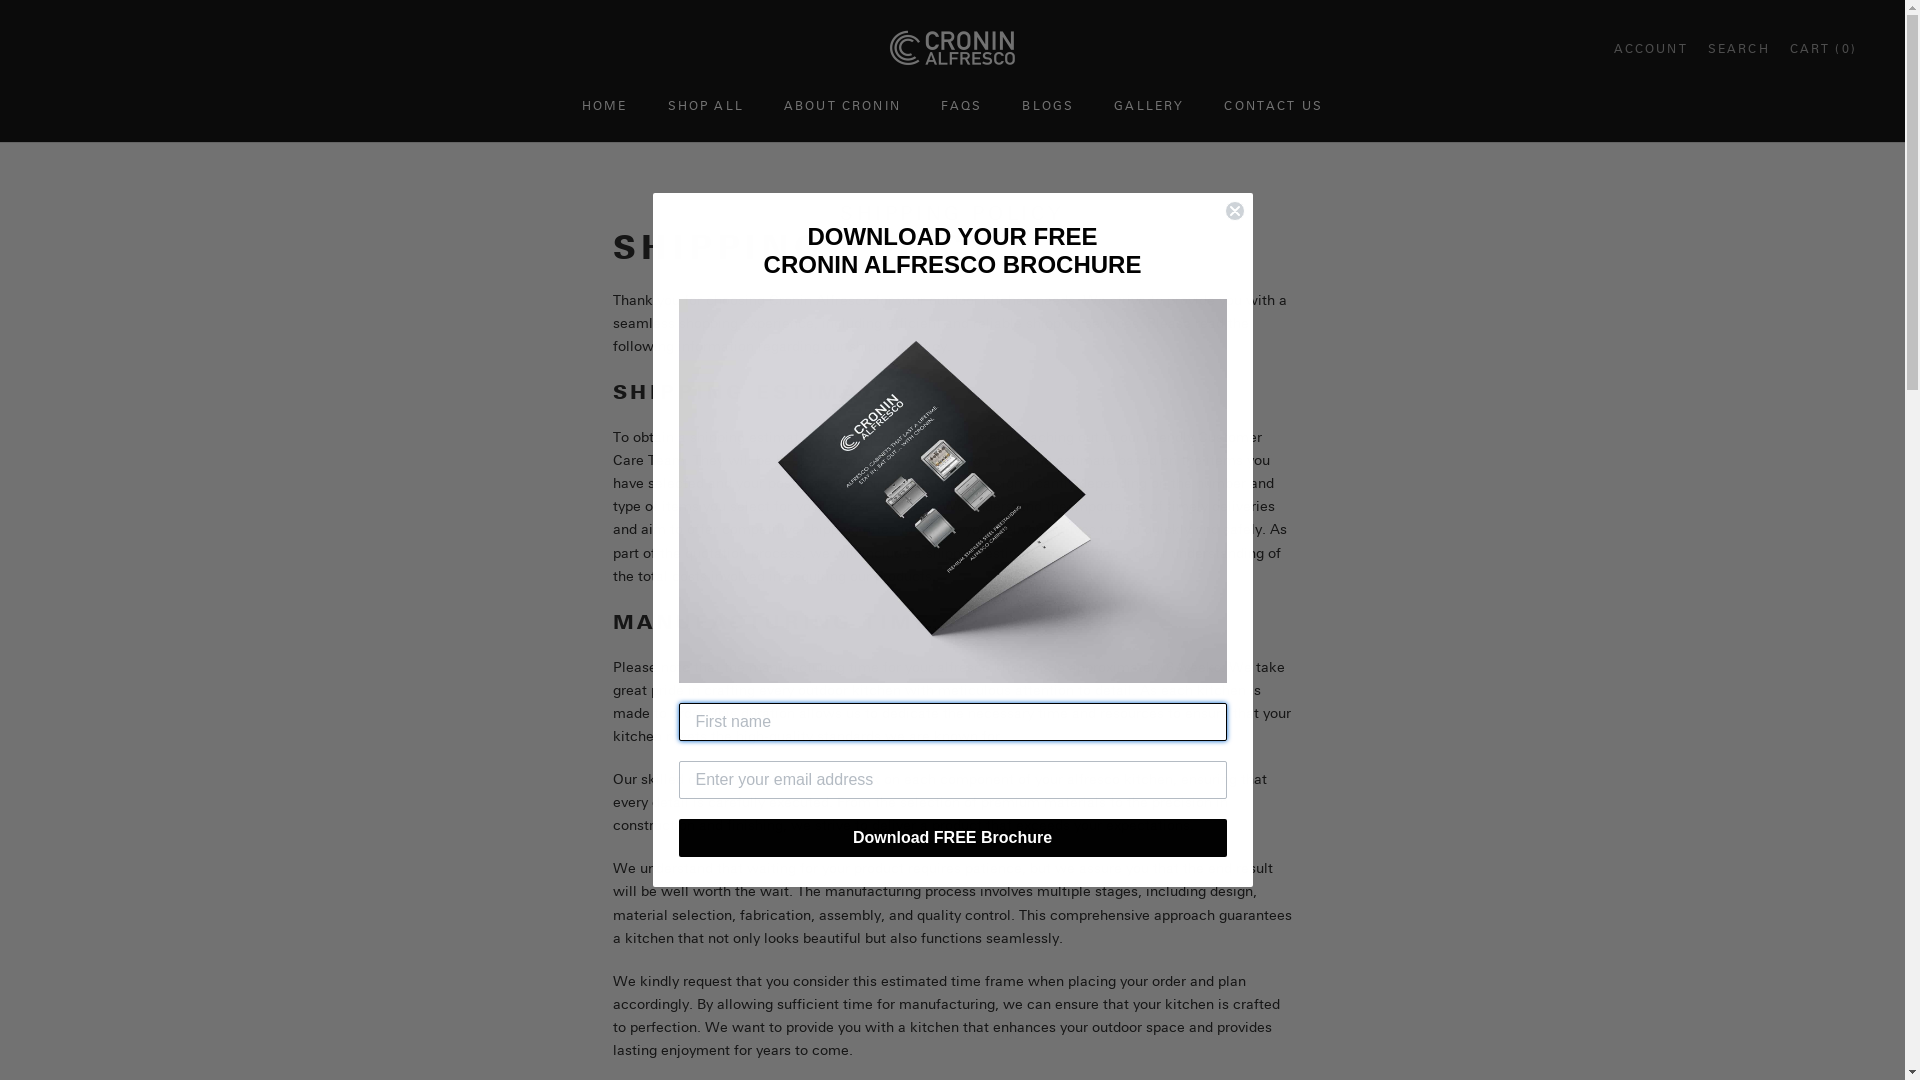  What do you see at coordinates (1823, 47) in the screenshot?
I see `'Open cart` at bounding box center [1823, 47].